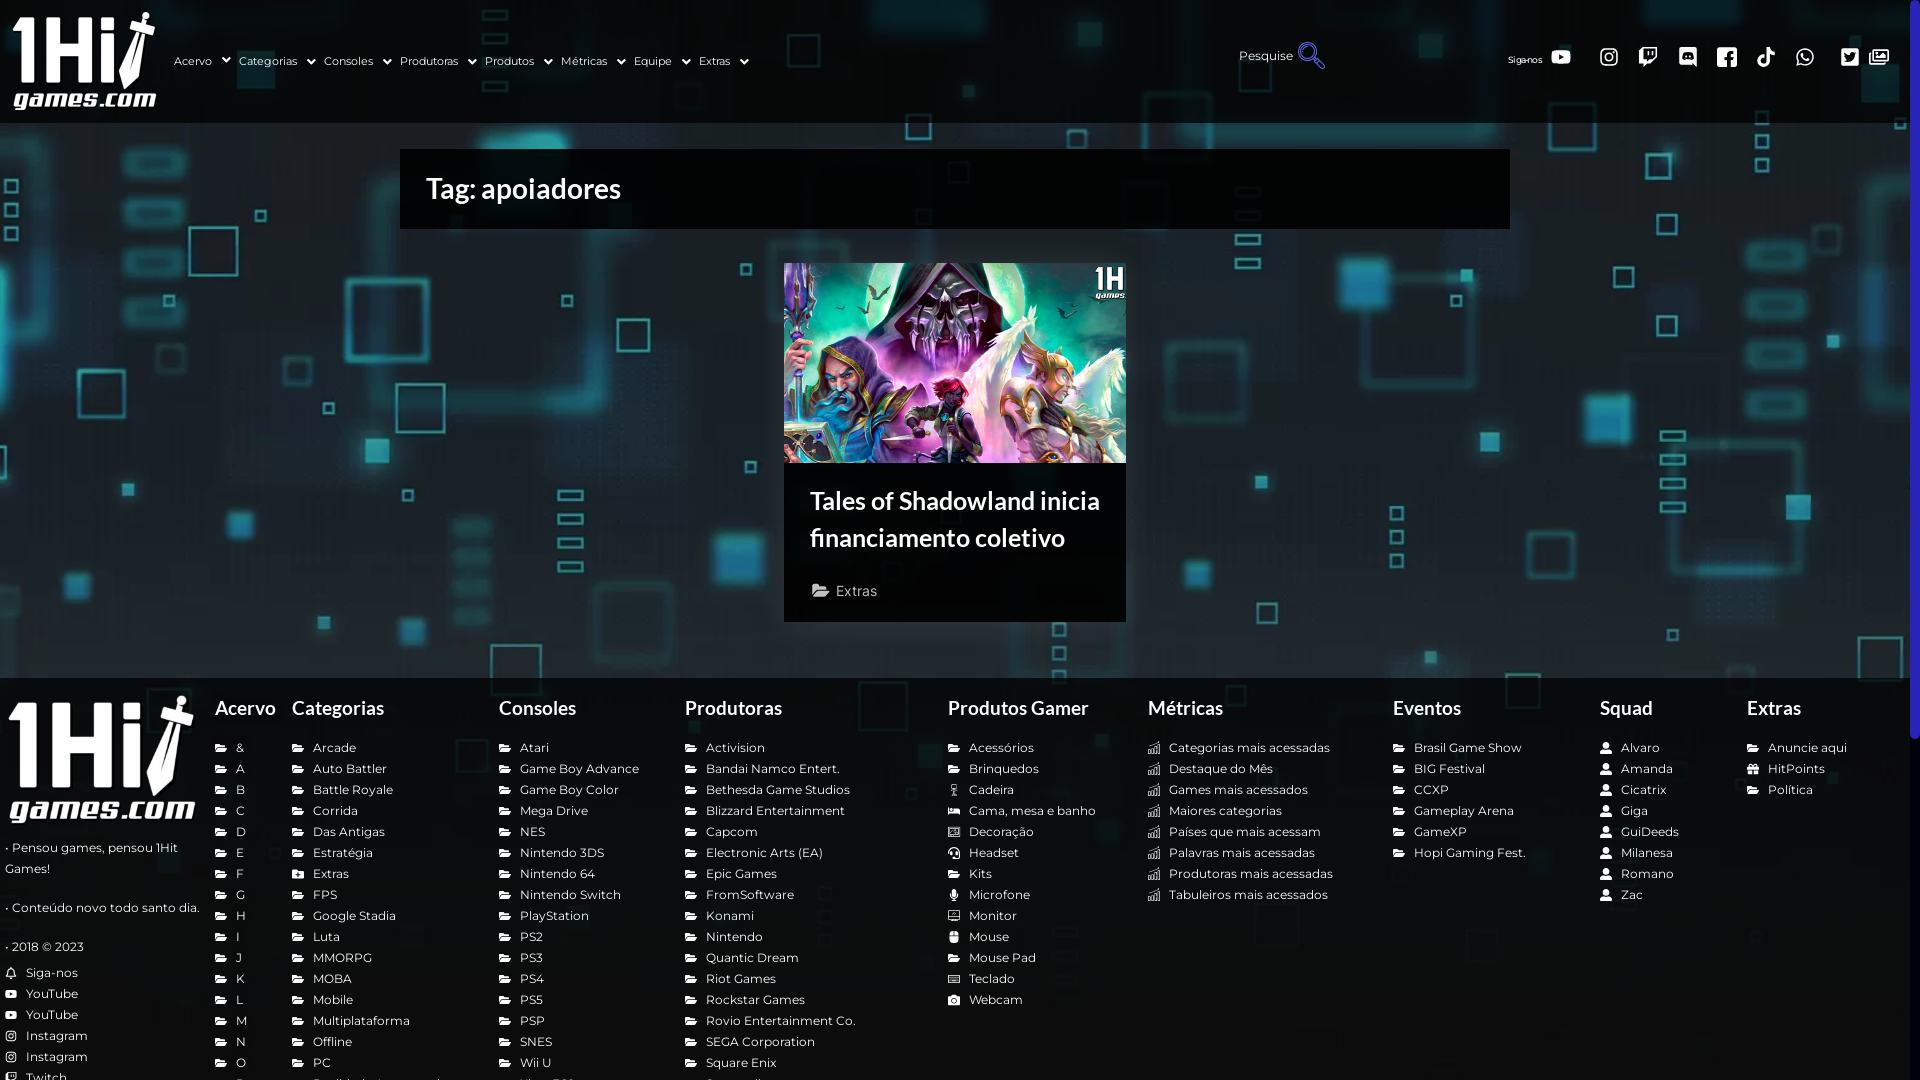 The width and height of the screenshot is (1920, 1080). I want to click on 'Das Antigas', so click(385, 831).